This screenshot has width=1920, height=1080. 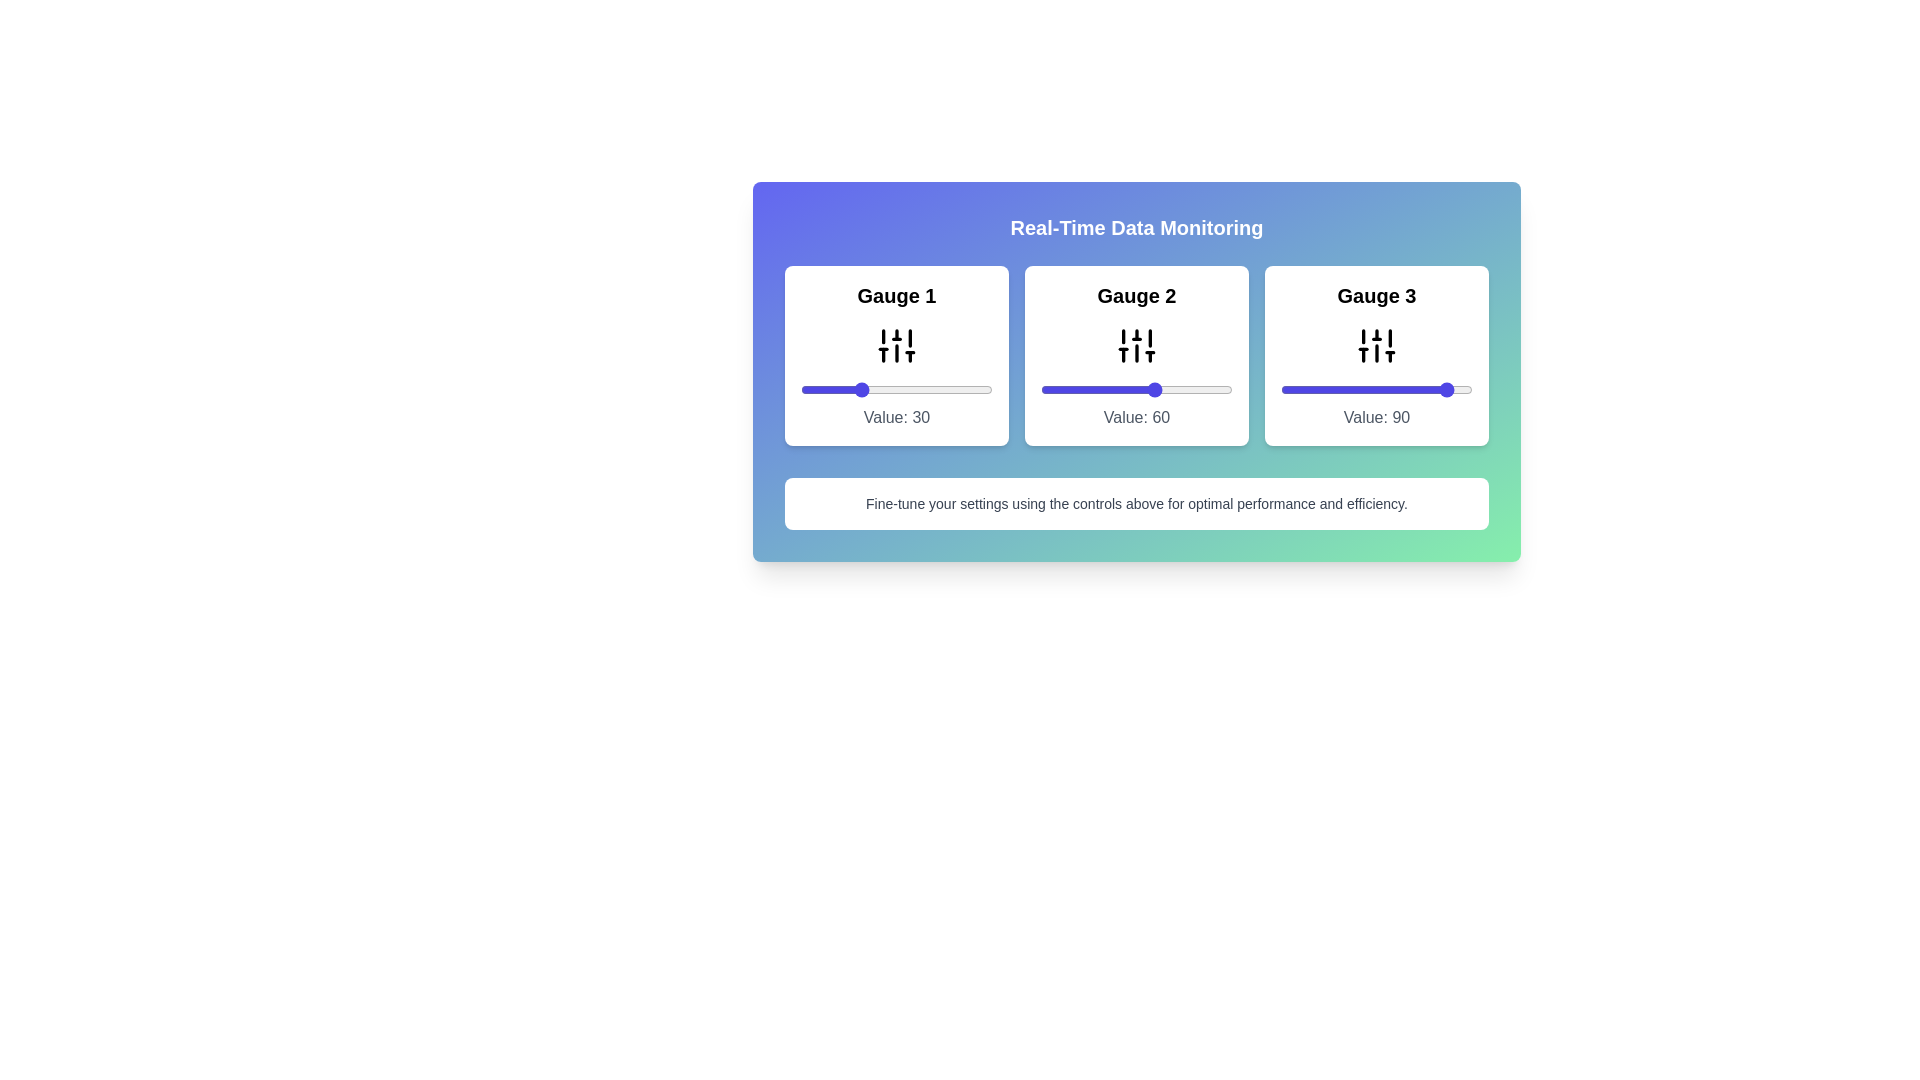 What do you see at coordinates (1070, 389) in the screenshot?
I see `the slider` at bounding box center [1070, 389].